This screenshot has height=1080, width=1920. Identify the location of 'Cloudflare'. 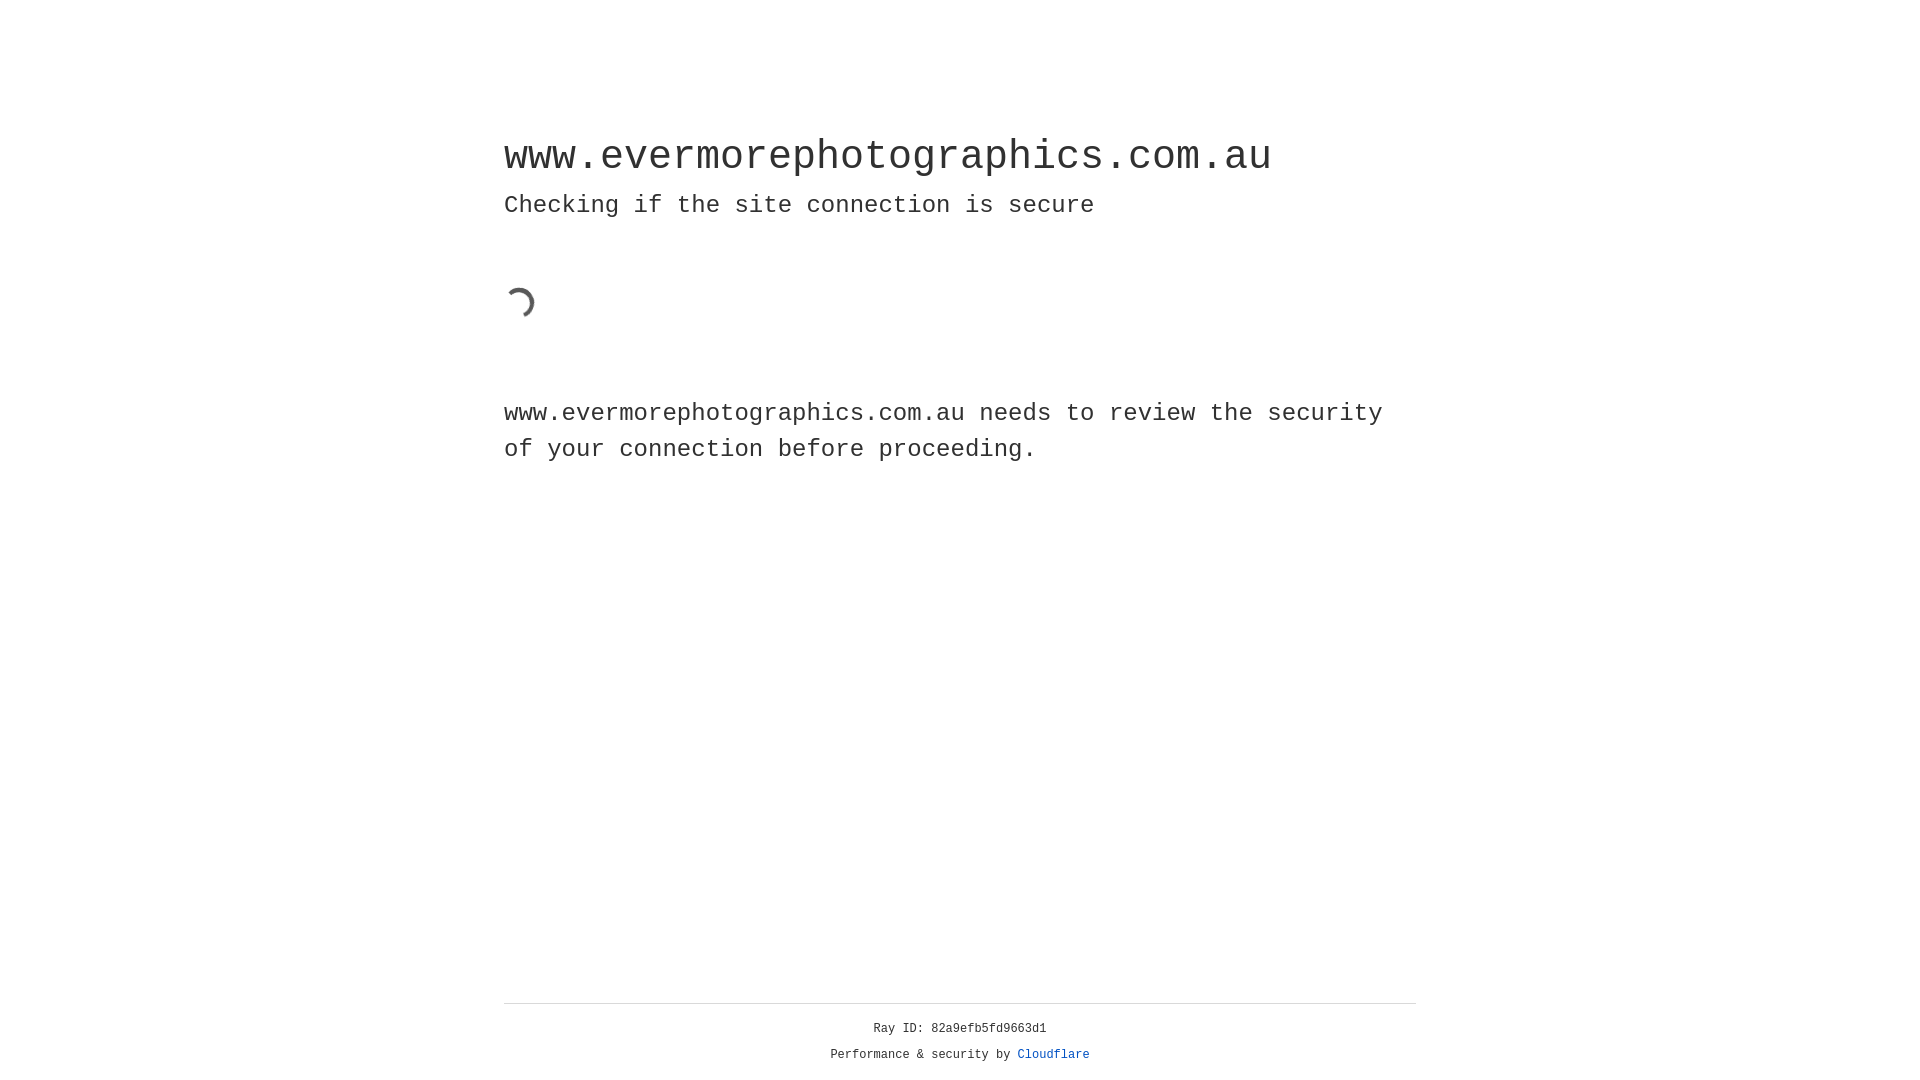
(1053, 1054).